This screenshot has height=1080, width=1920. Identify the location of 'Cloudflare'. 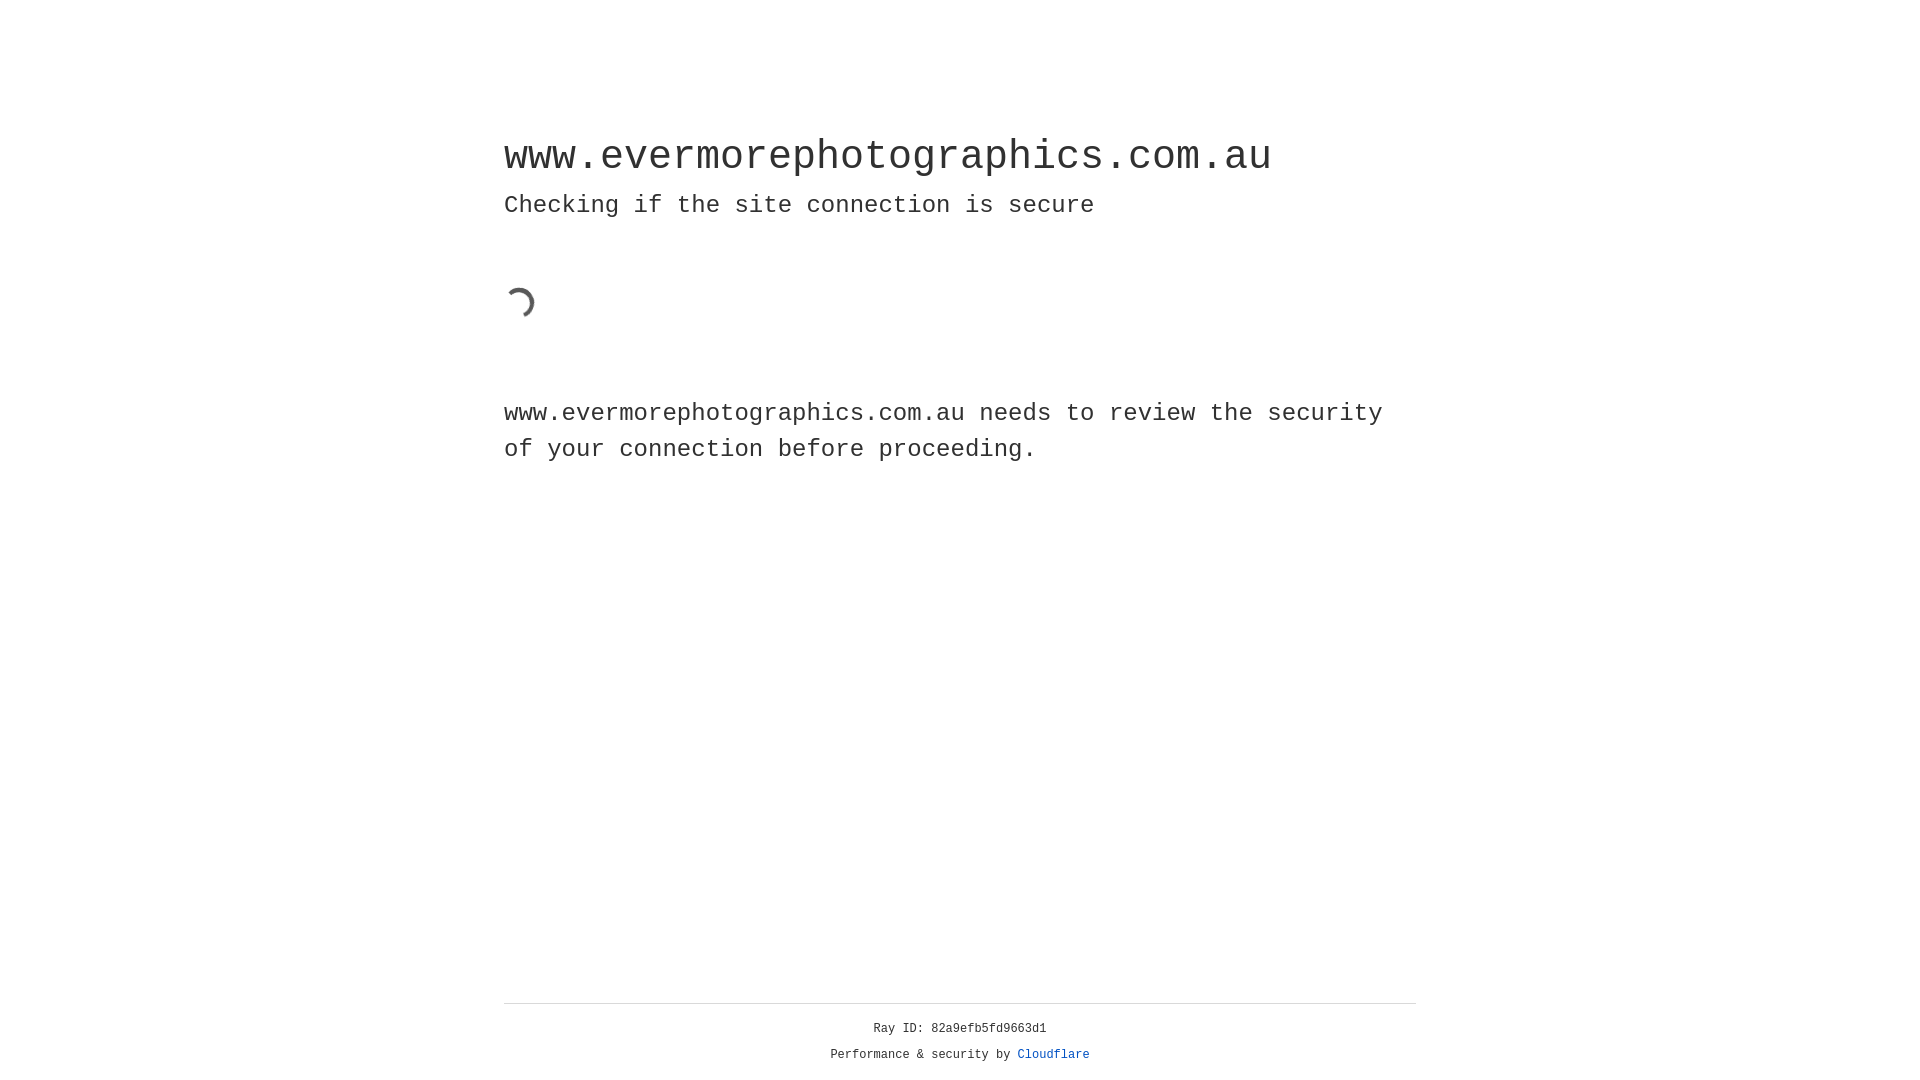
(1053, 1054).